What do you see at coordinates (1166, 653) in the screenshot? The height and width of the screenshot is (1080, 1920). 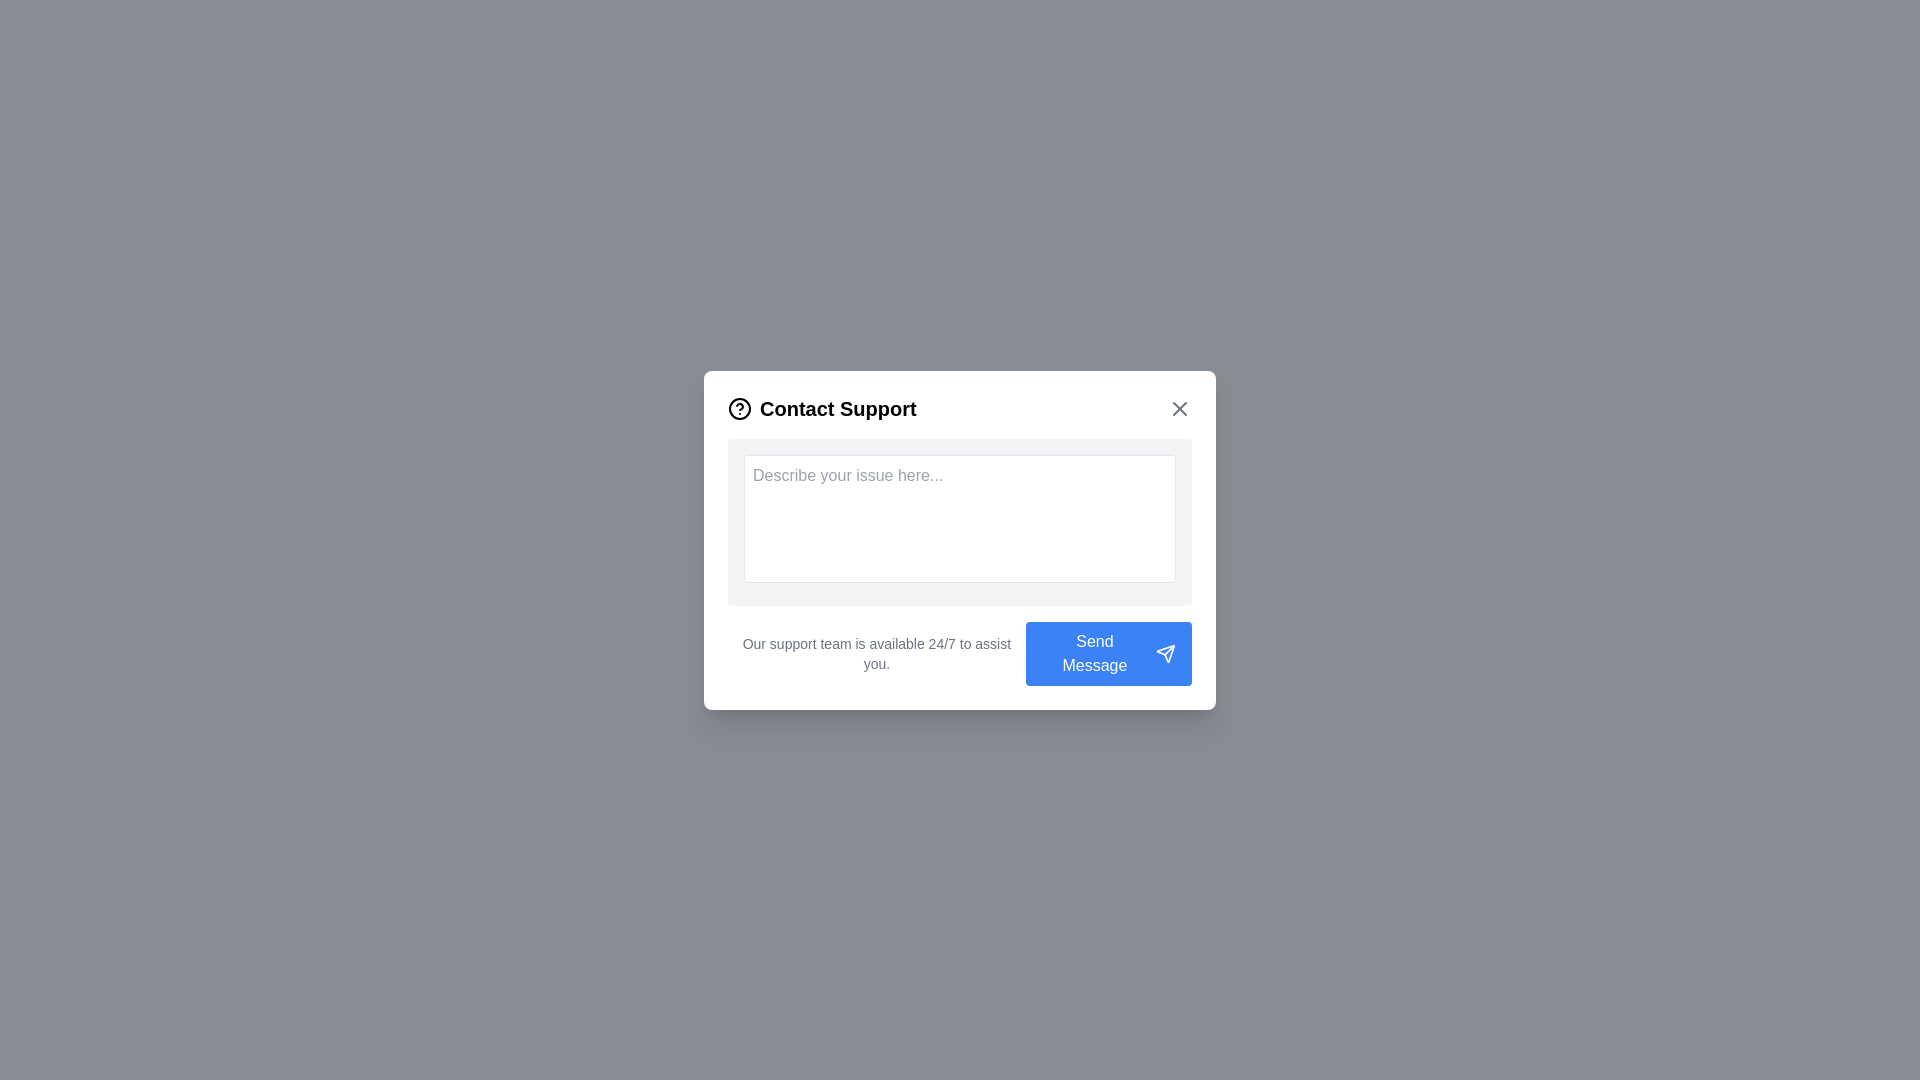 I see `the paper airplane icon located next to the 'Send Message' text within the button to trigger the hover state` at bounding box center [1166, 653].